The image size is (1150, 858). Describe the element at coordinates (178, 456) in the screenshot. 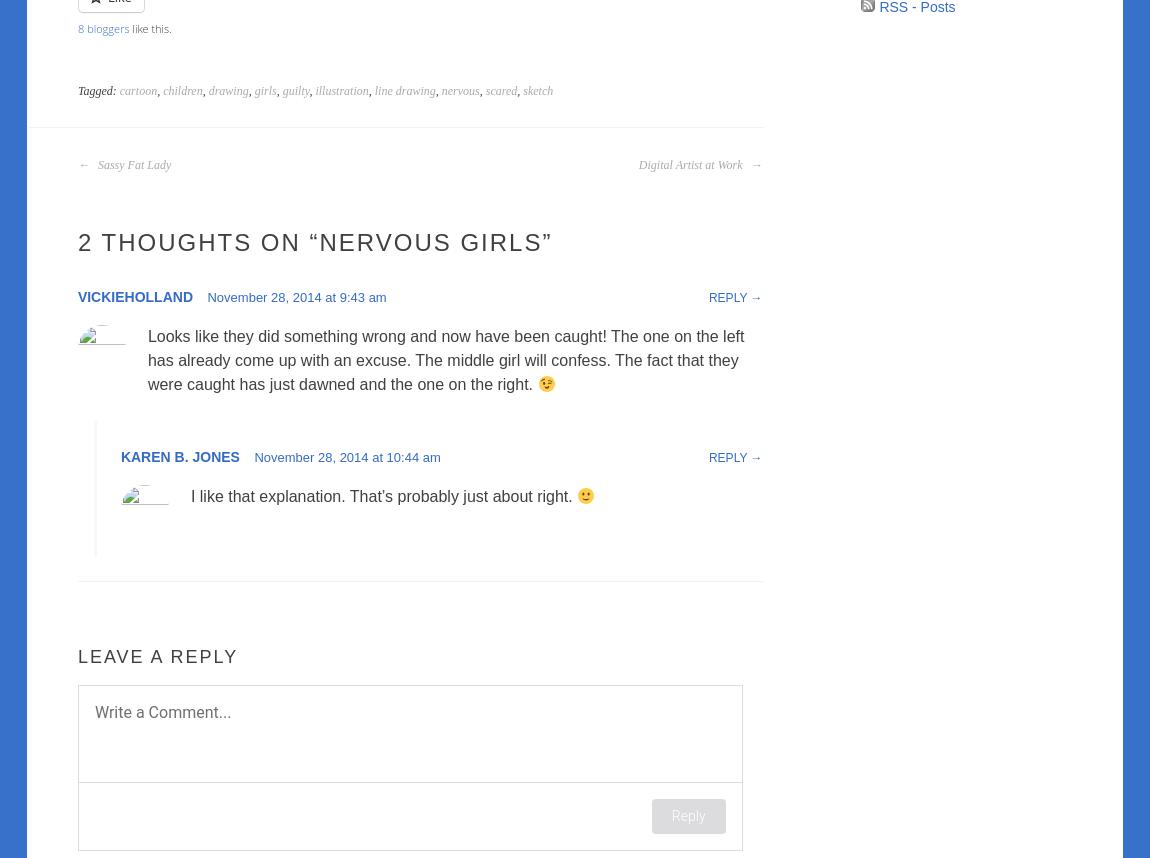

I see `'Karen B. Jones'` at that location.